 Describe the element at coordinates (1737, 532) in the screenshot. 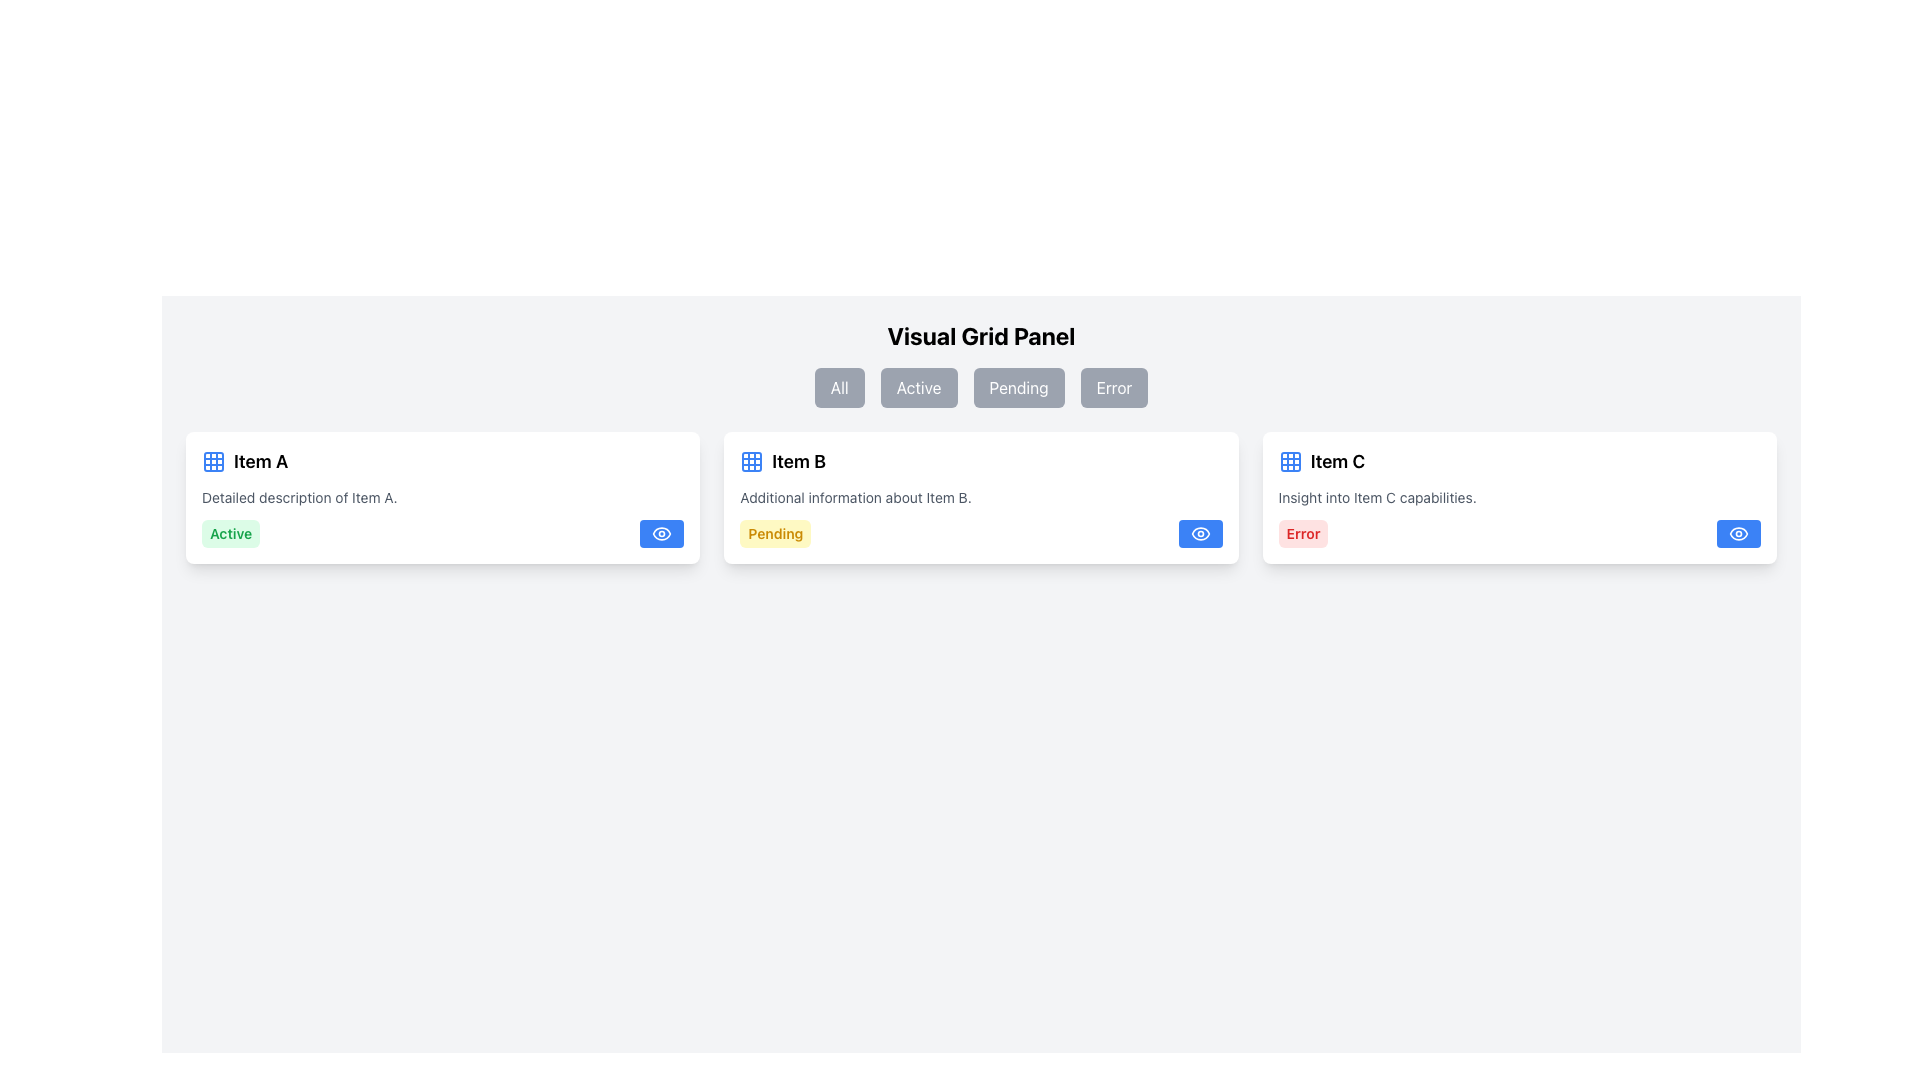

I see `the button located to the right of the 'Error' label within the 'Item C' card` at that location.